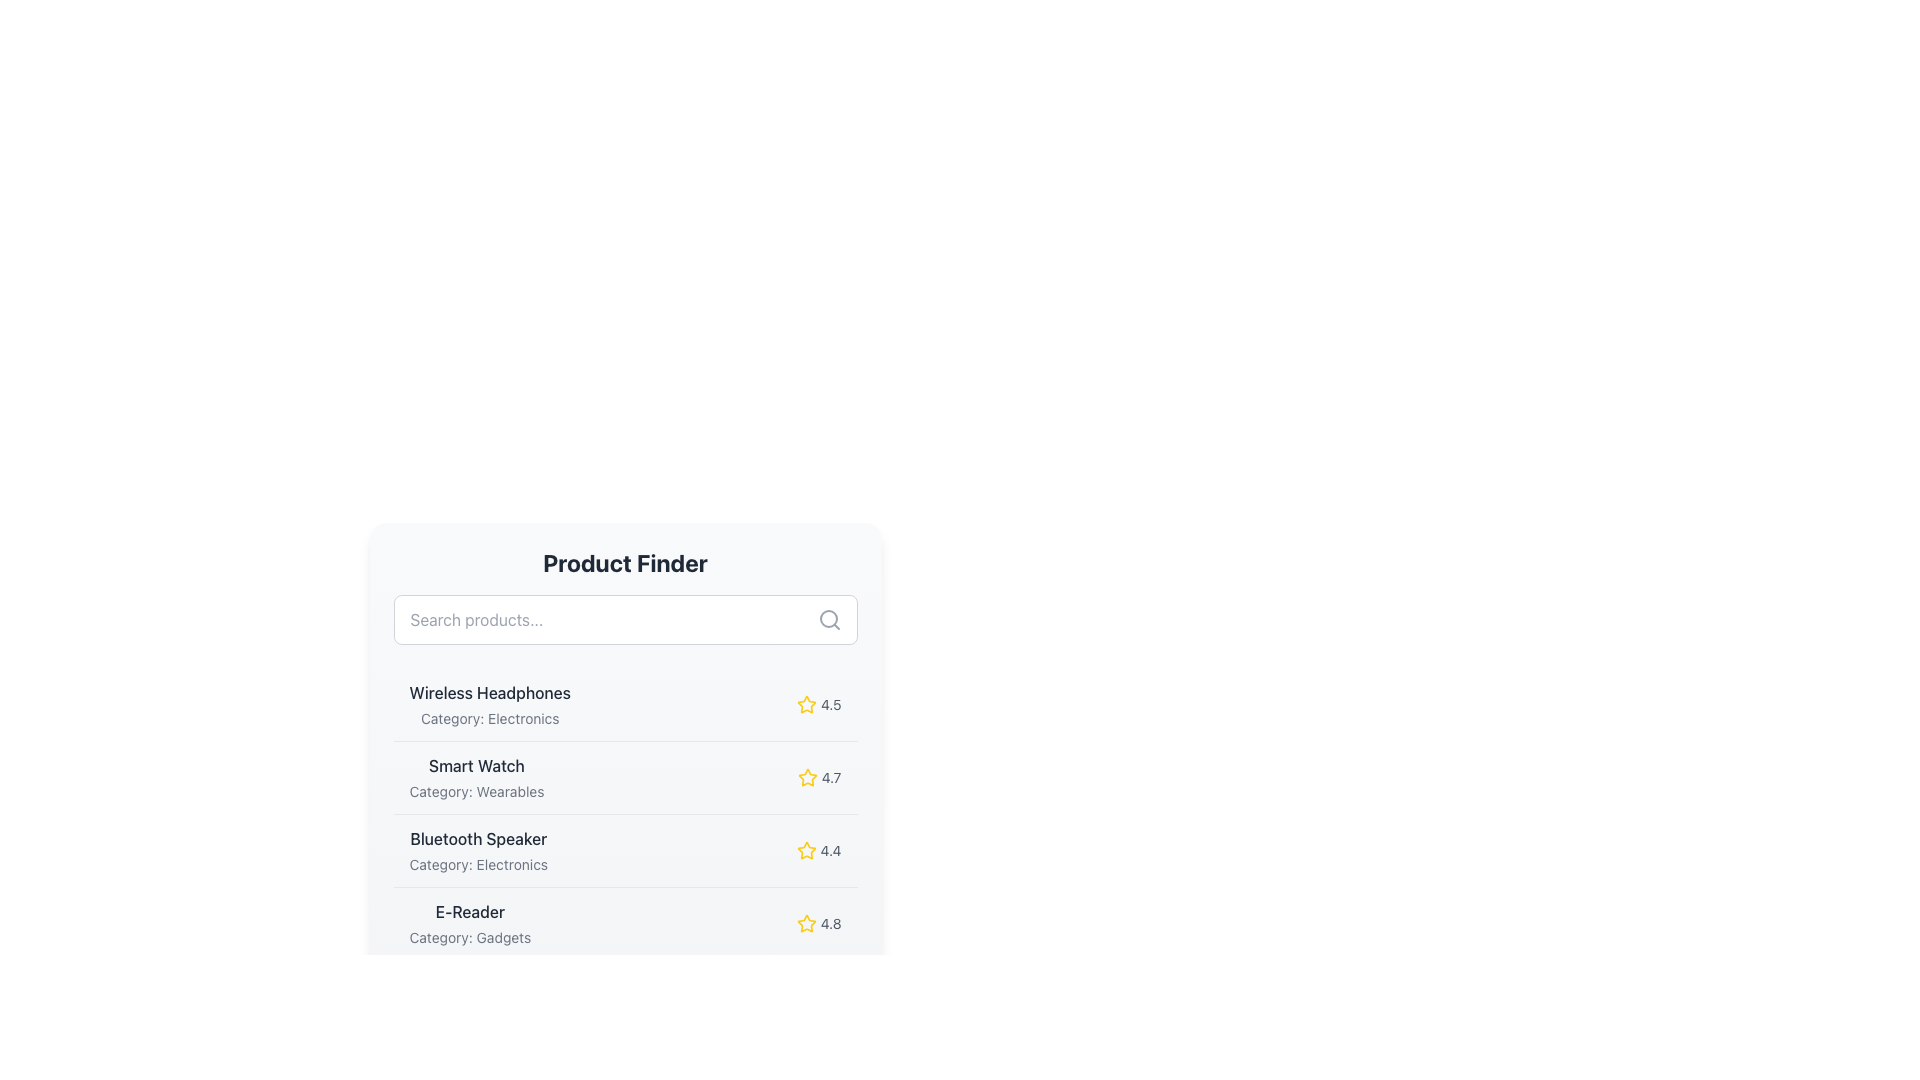 This screenshot has width=1920, height=1080. What do you see at coordinates (819, 924) in the screenshot?
I see `the rating display for the E-Reader product, which includes a yellow star icon and the rating value '4.8'` at bounding box center [819, 924].